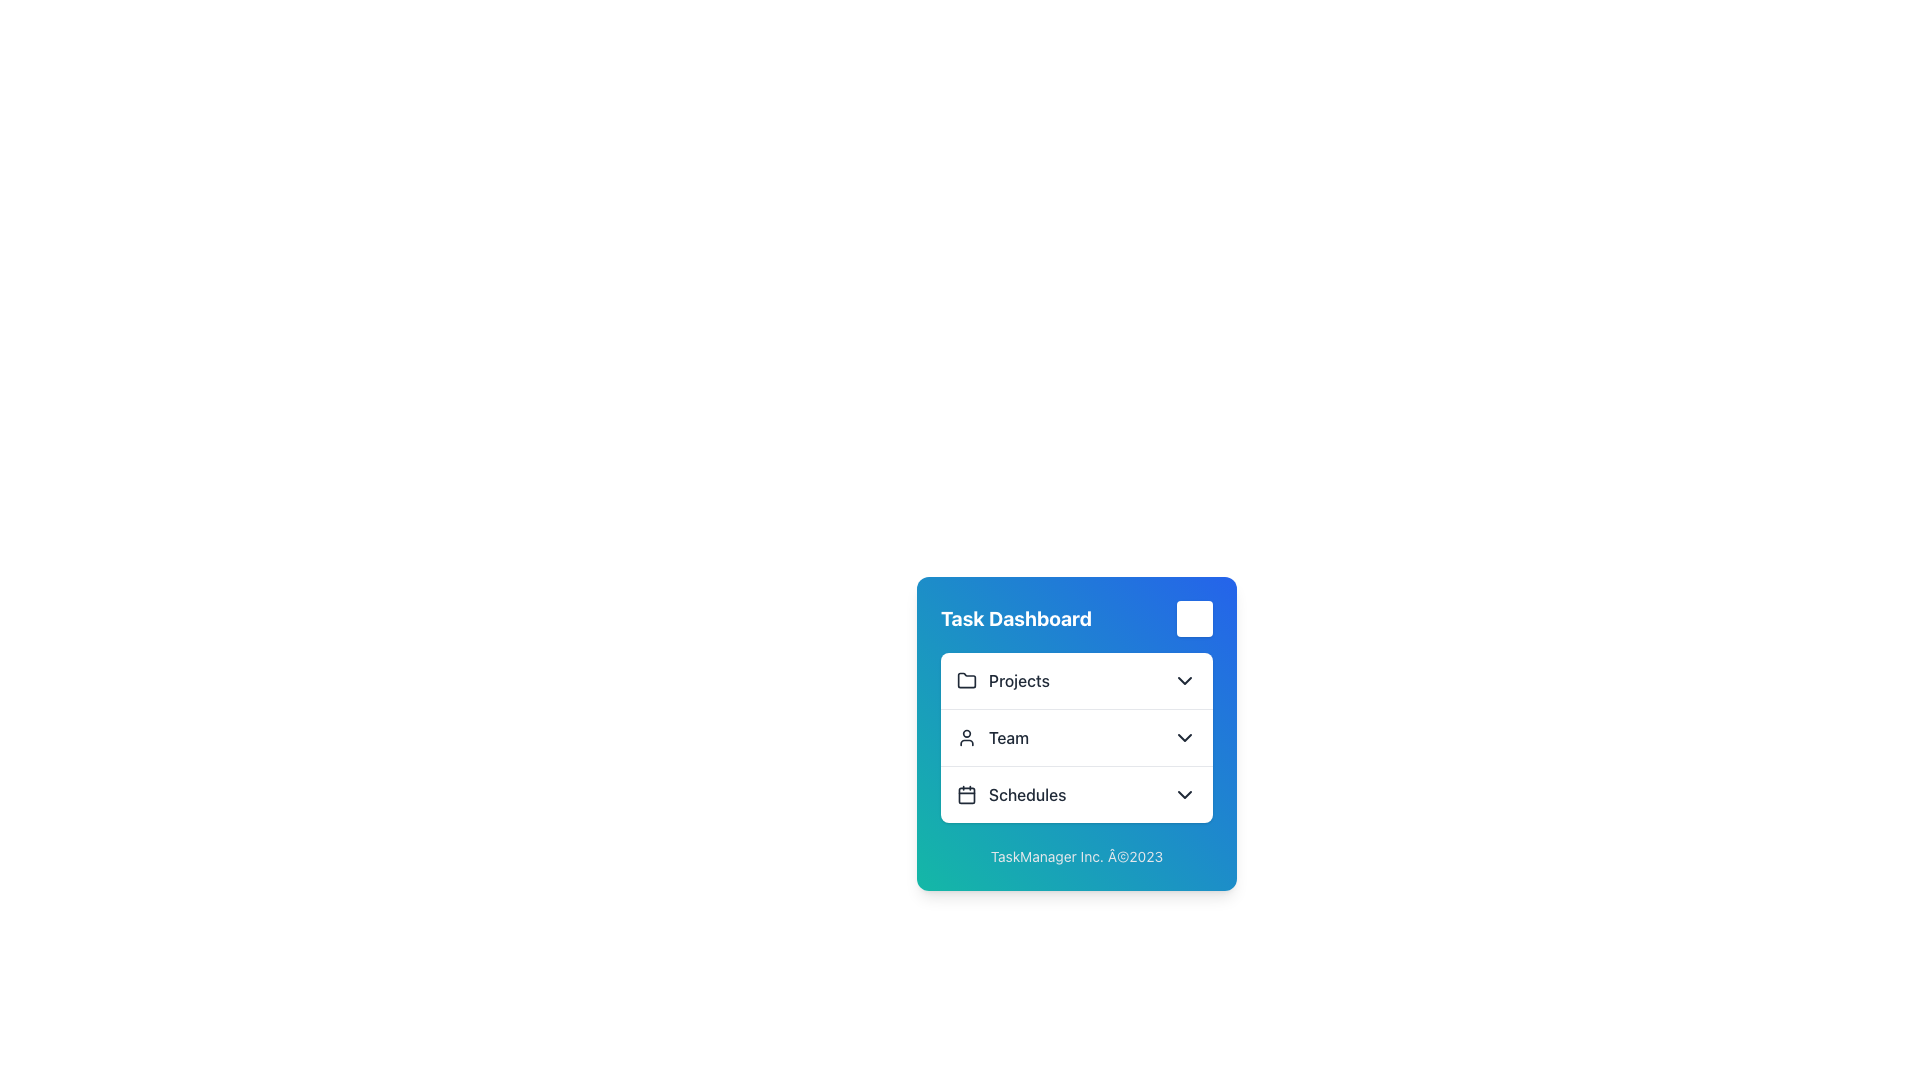 This screenshot has height=1080, width=1920. Describe the element at coordinates (1075, 793) in the screenshot. I see `the 'Schedules' dropdown button located below the 'Team' dropdown in the 'Task Dashboard' card` at that location.